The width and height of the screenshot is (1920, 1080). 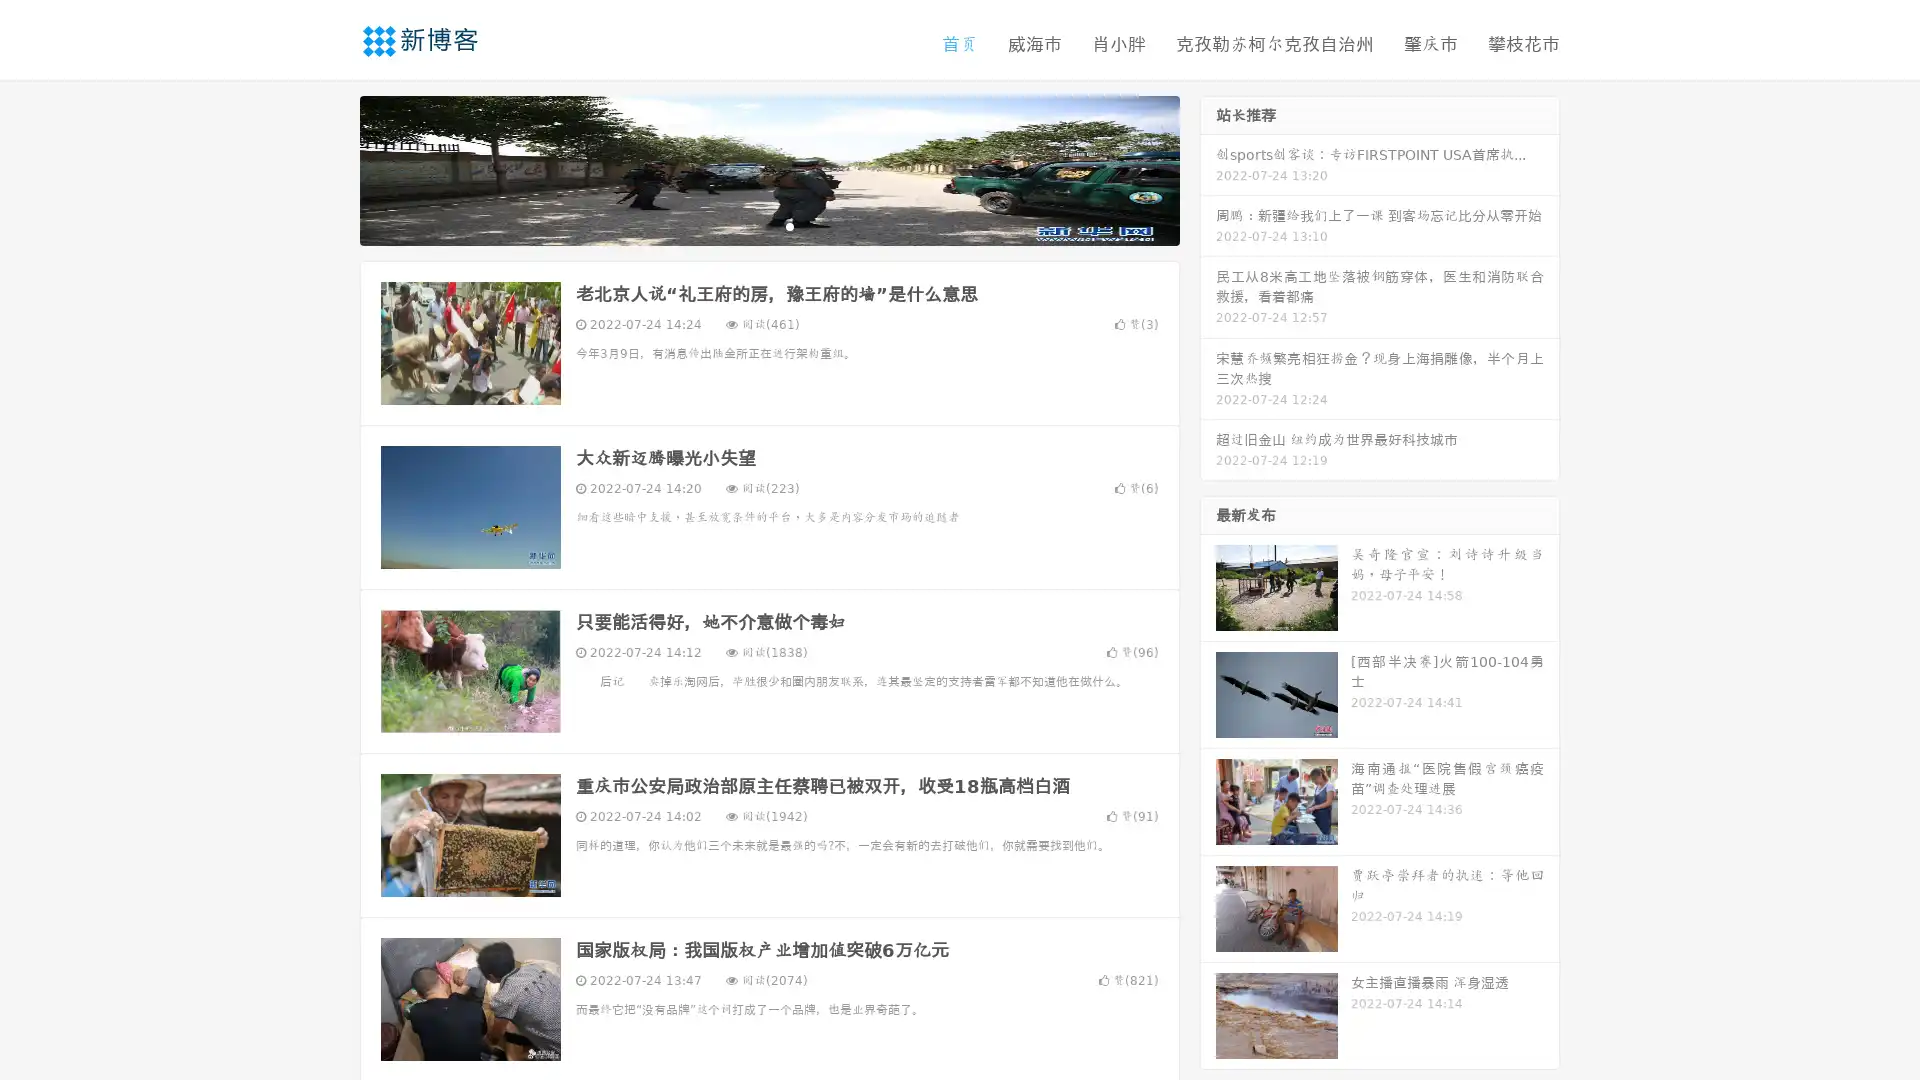 I want to click on Previous slide, so click(x=330, y=168).